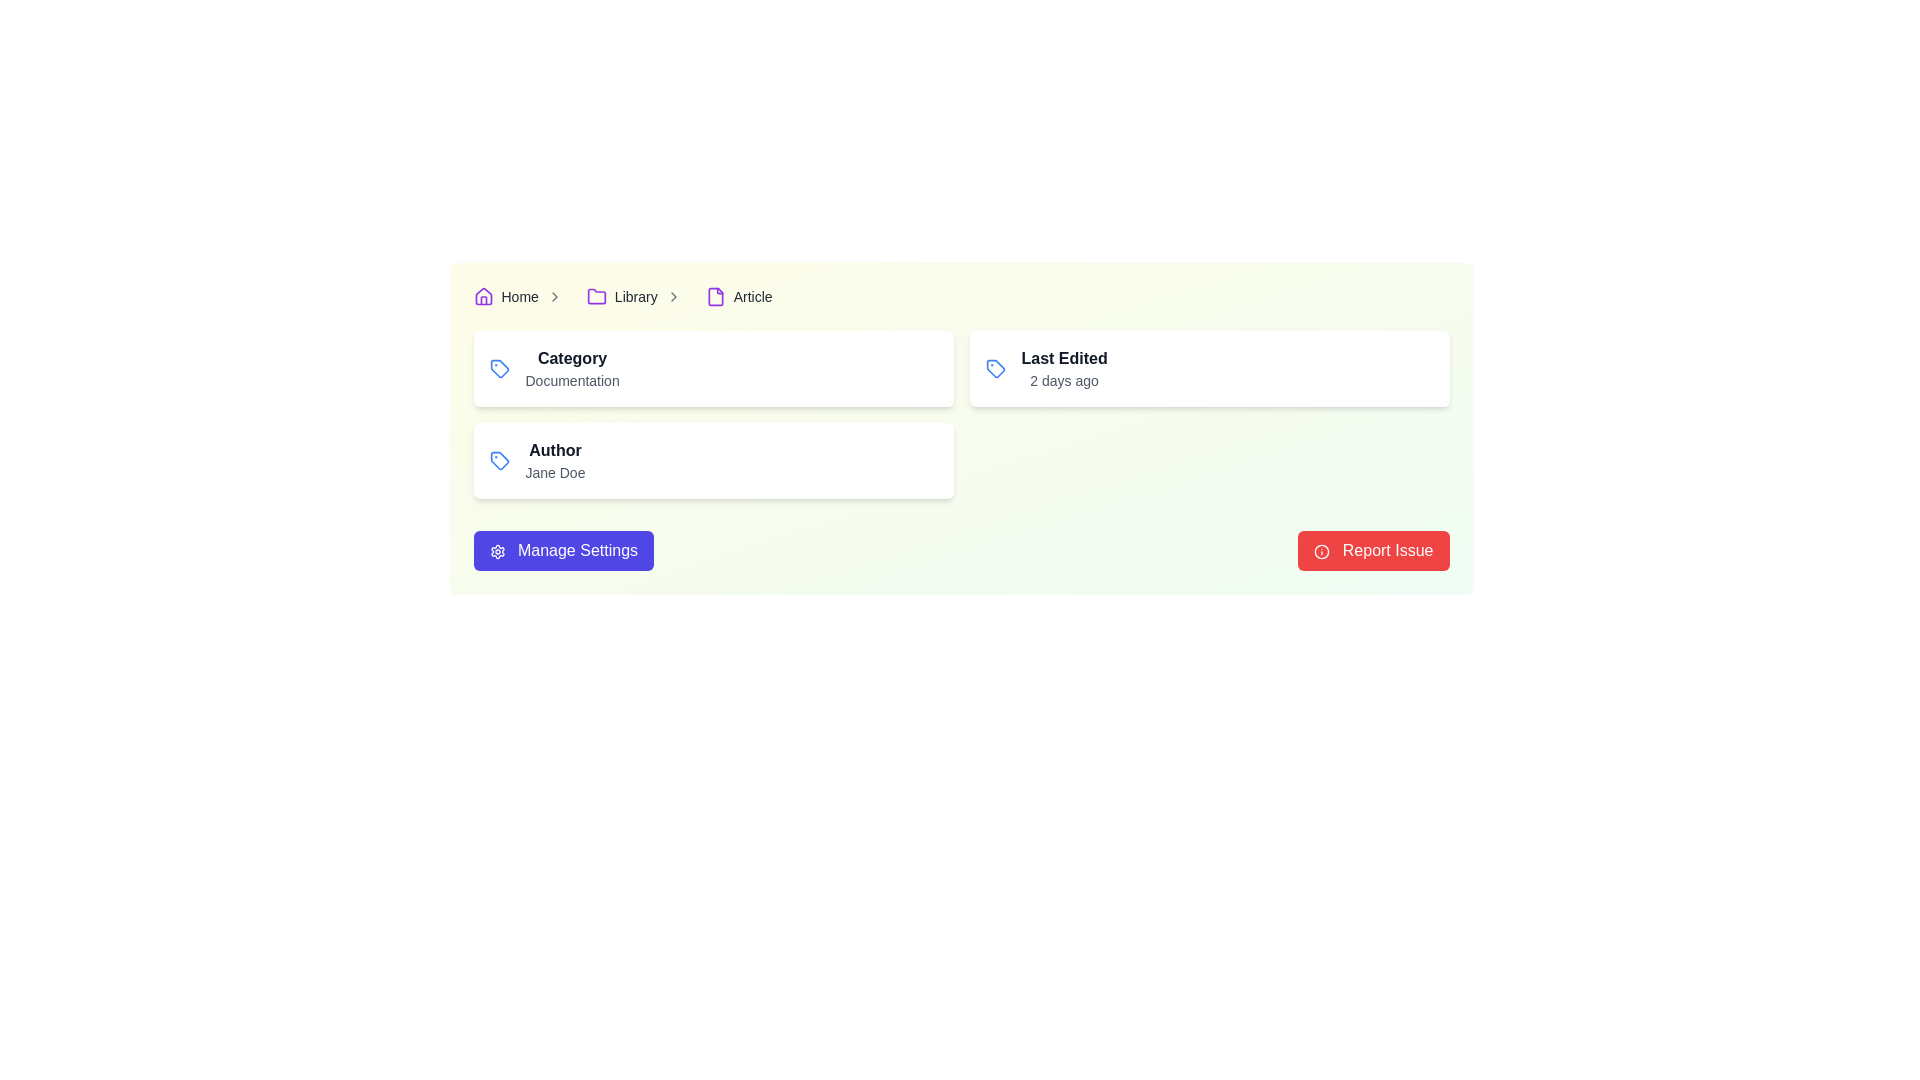 This screenshot has height=1080, width=1920. Describe the element at coordinates (571, 357) in the screenshot. I see `the bold text label that reads 'Category', which serves as a heading for the 'Documentation' content below it` at that location.